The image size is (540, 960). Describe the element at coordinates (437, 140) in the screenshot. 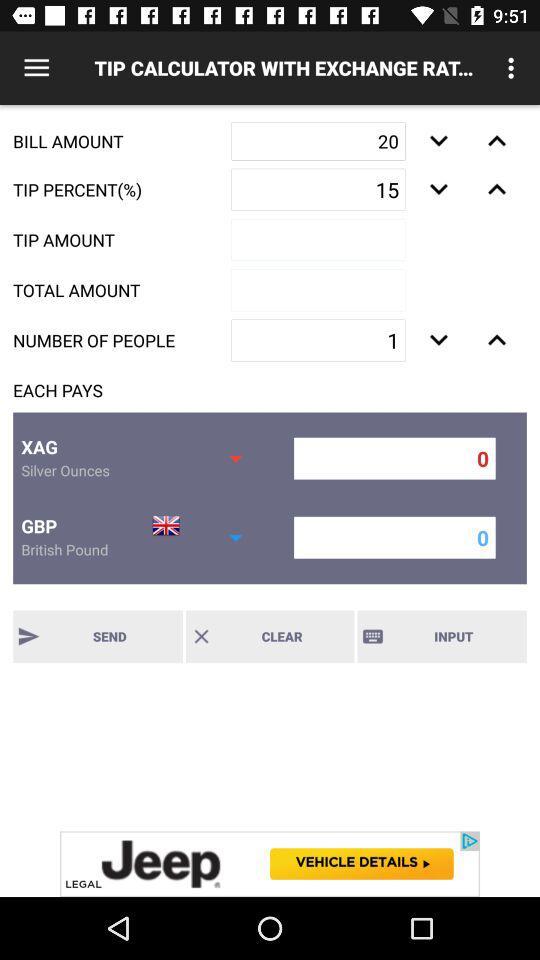

I see `the expand_more icon` at that location.